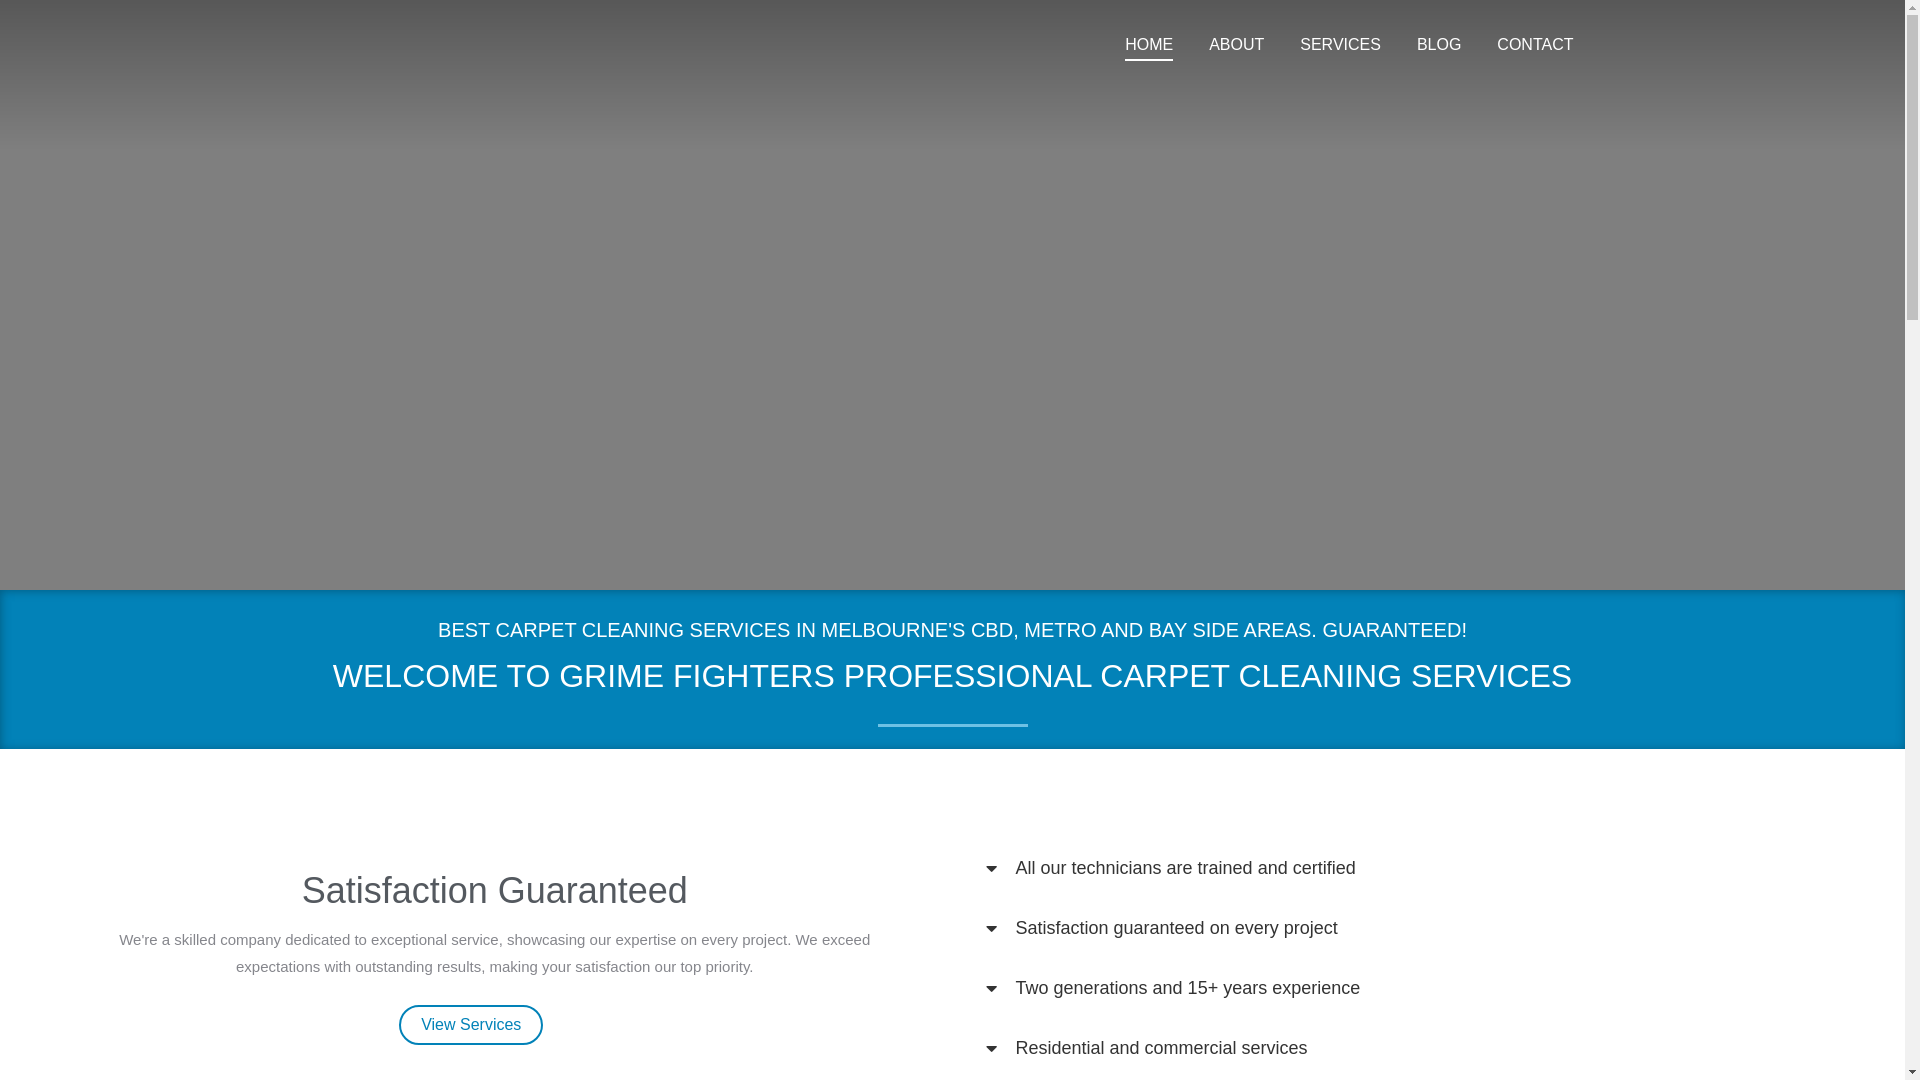 The height and width of the screenshot is (1080, 1920). I want to click on 'CONTACT', so click(1534, 45).